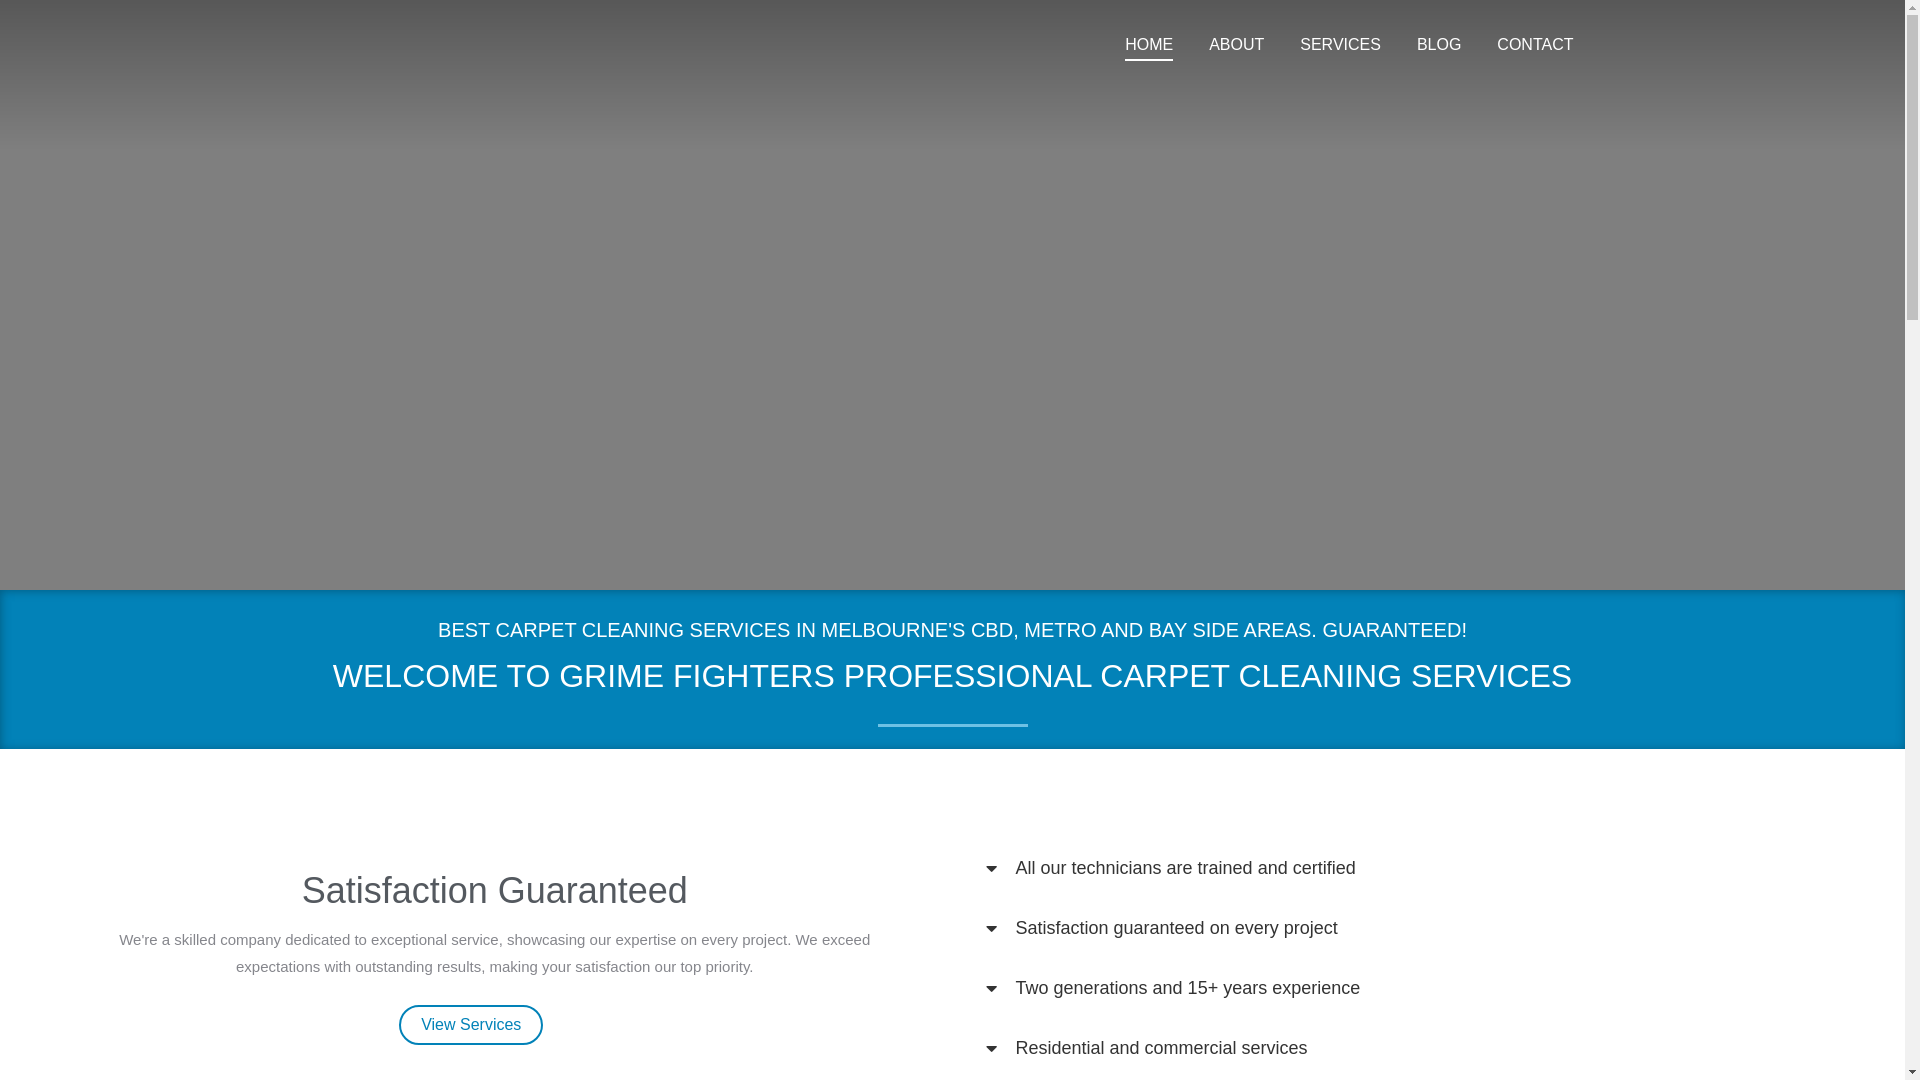 The height and width of the screenshot is (1080, 1920). I want to click on 'CONTACT', so click(1534, 45).